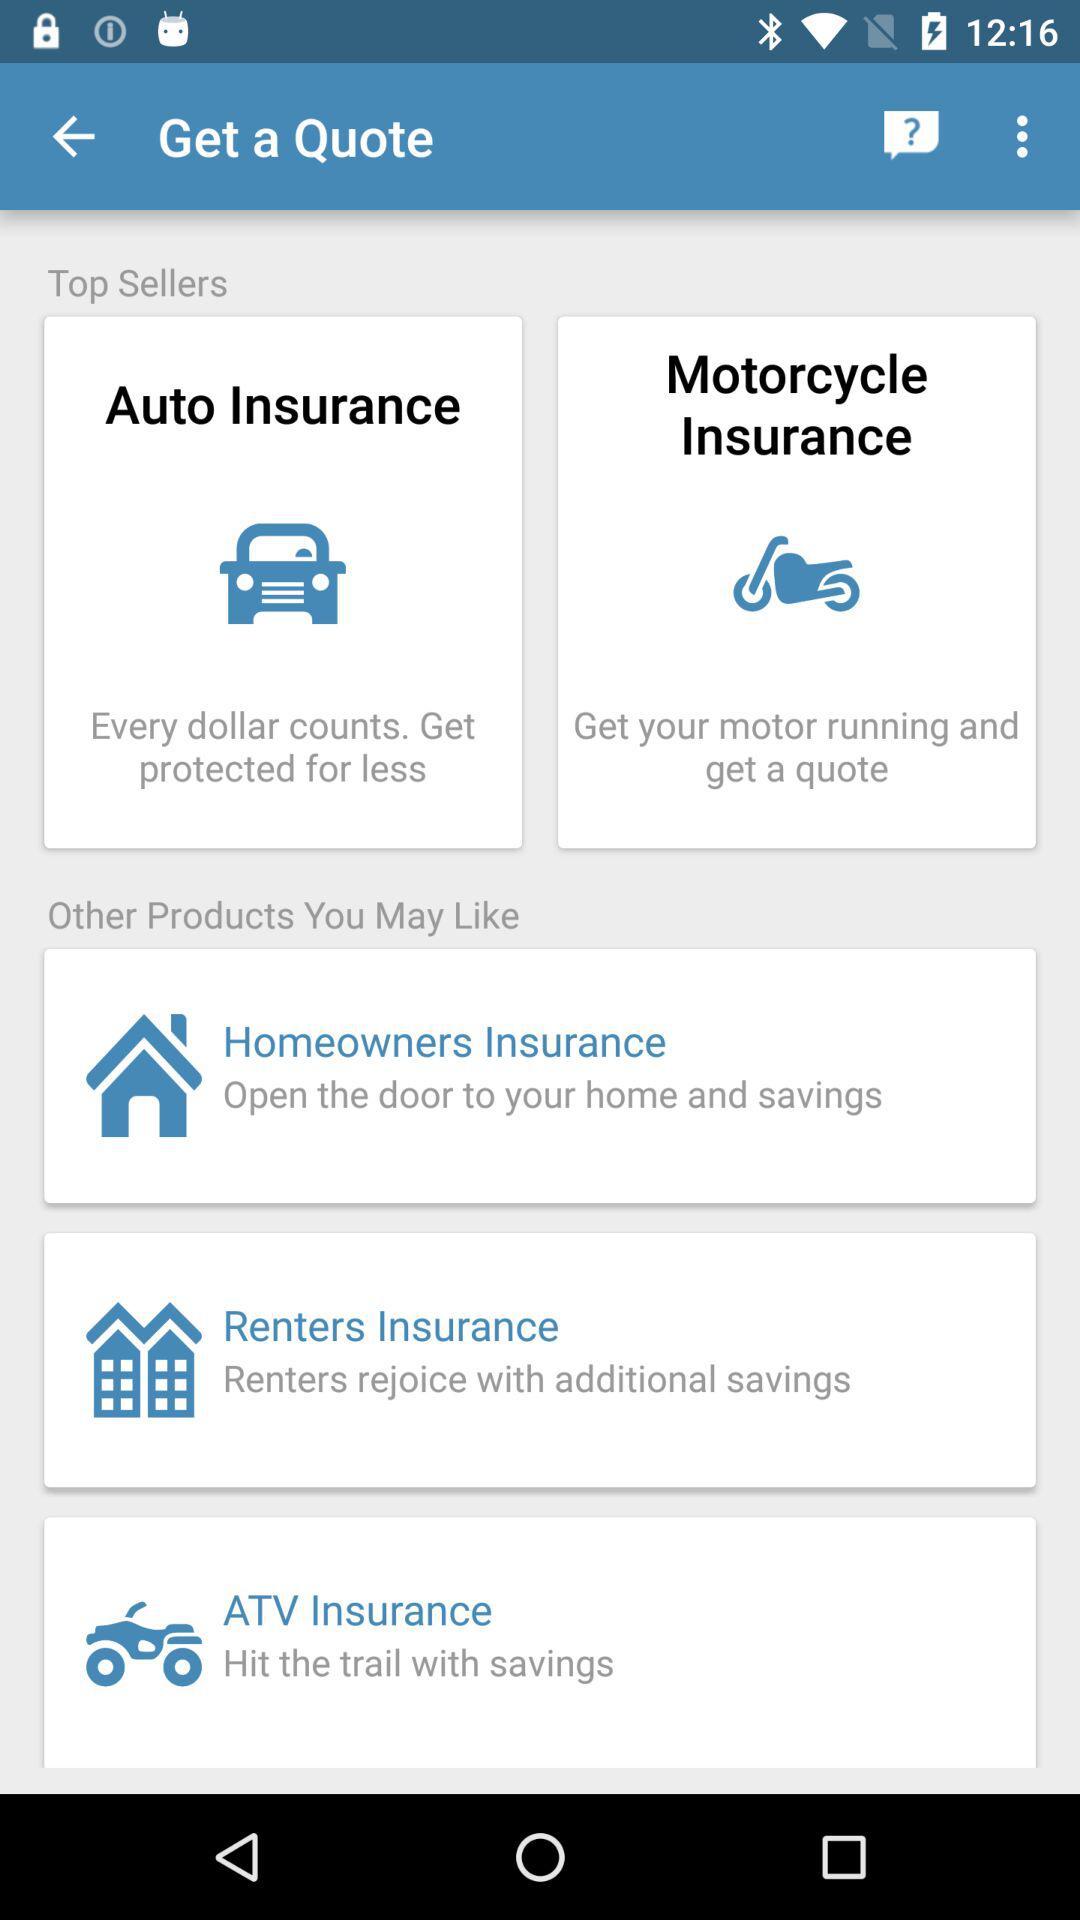  I want to click on the app to the left of get a quote app, so click(72, 135).